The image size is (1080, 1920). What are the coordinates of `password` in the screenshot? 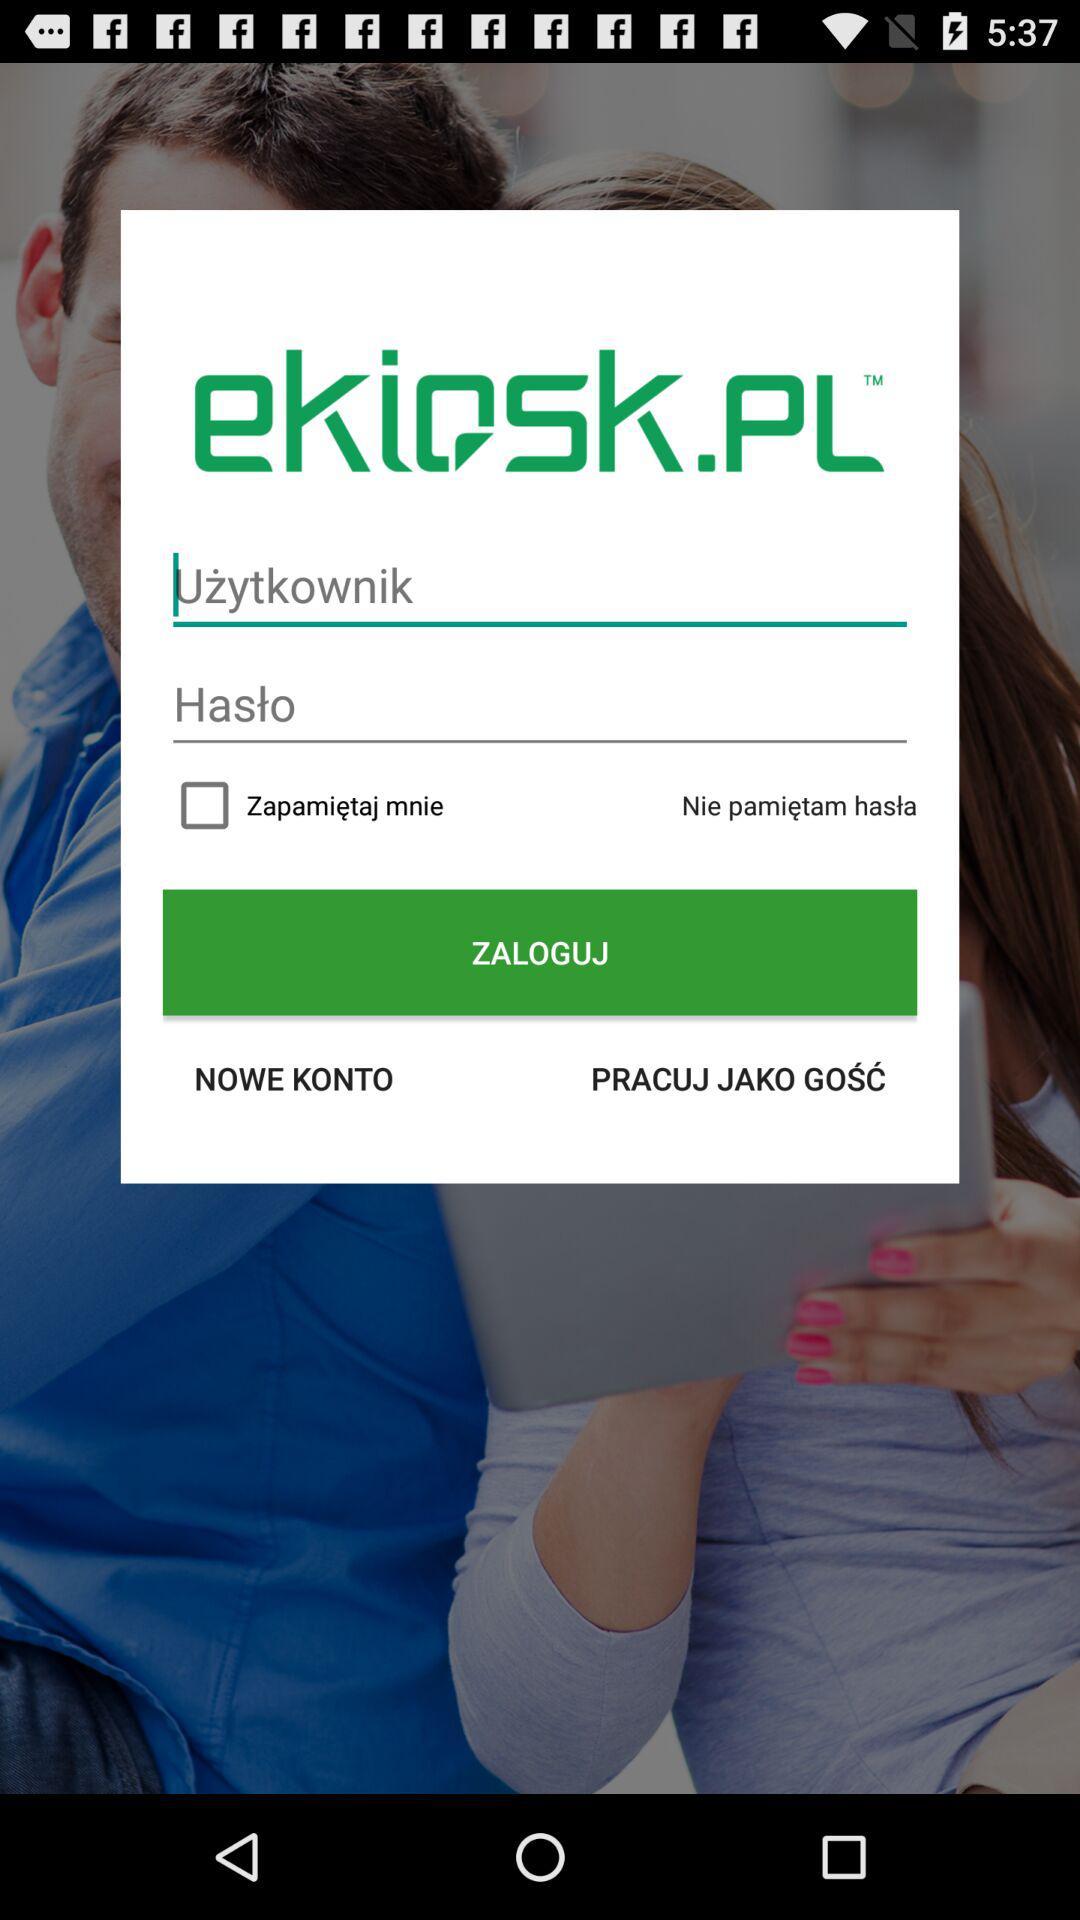 It's located at (540, 704).